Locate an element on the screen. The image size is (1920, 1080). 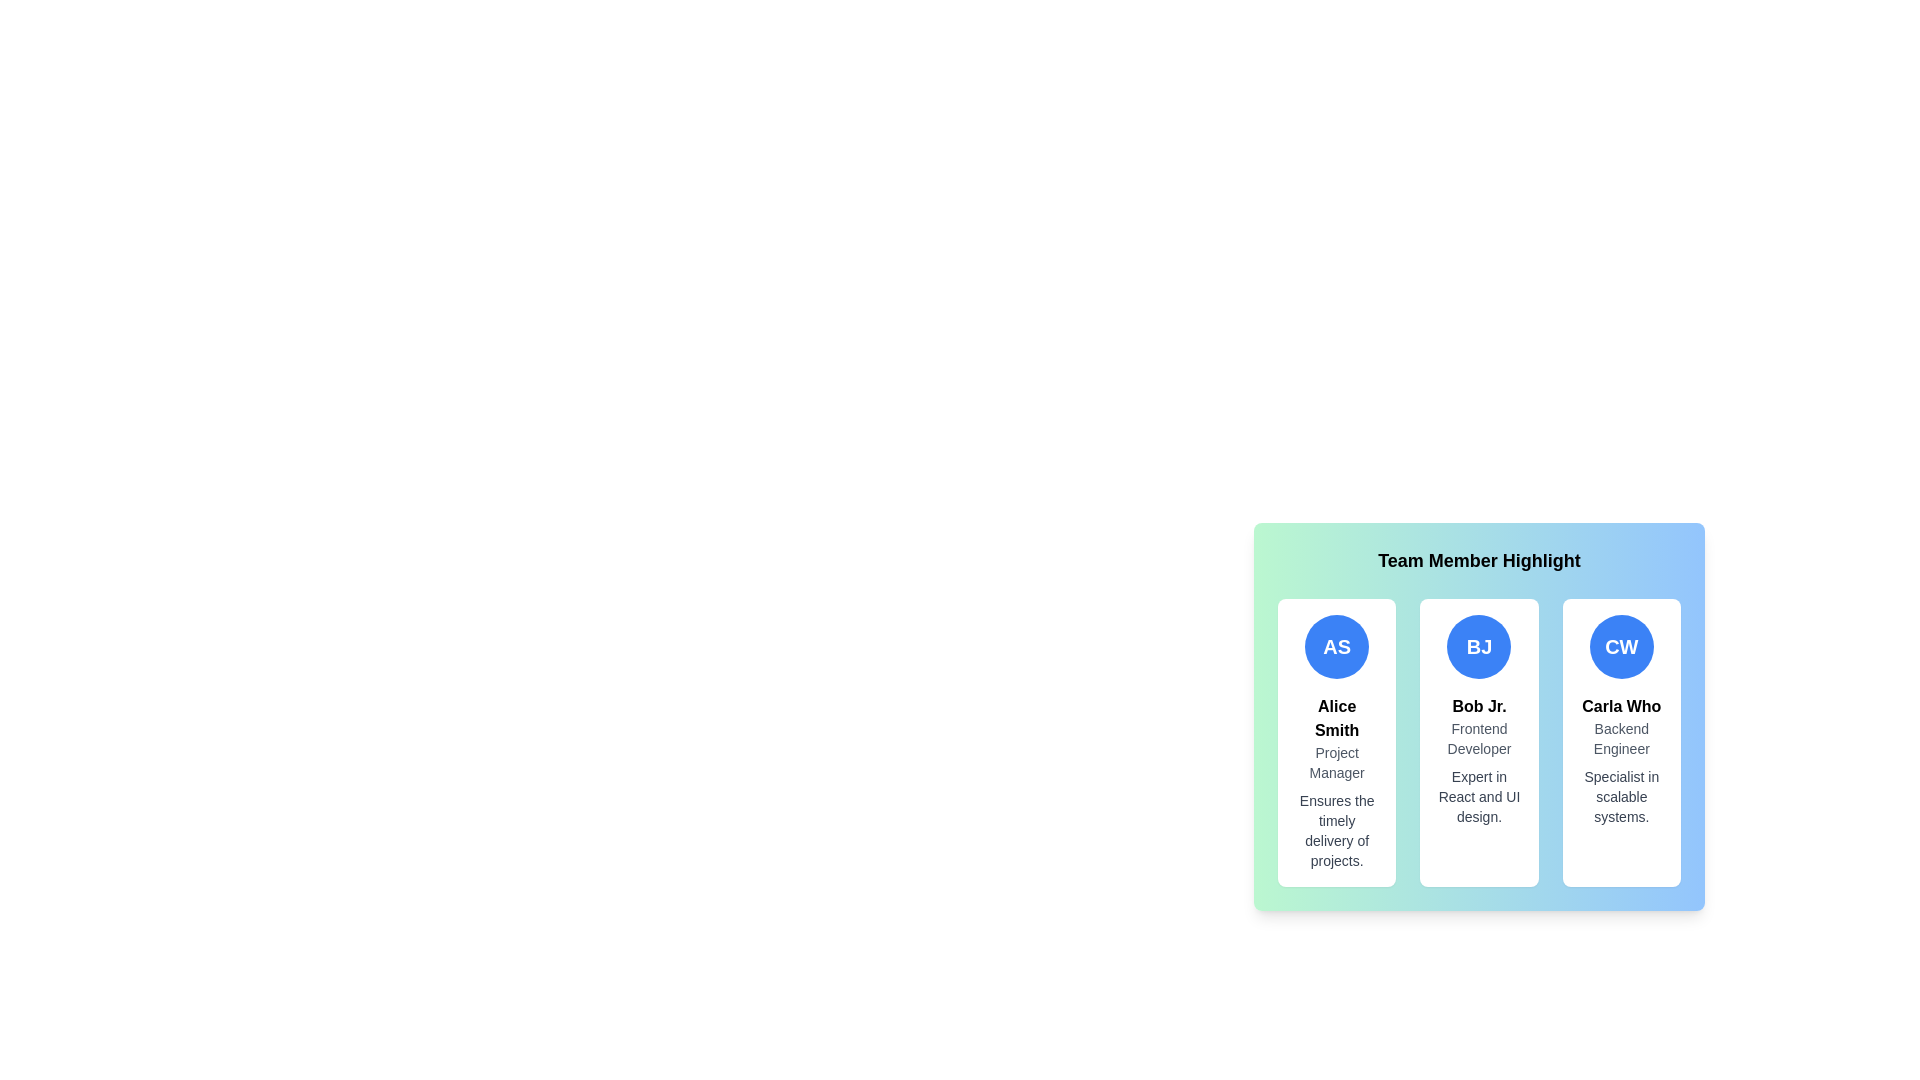
the static text label that describes 'Expert in React and UI design', which is styled in a small gray font and positioned beneath the 'Frontend Developer' subtitle in the 'Team Member Highlight' section is located at coordinates (1479, 796).